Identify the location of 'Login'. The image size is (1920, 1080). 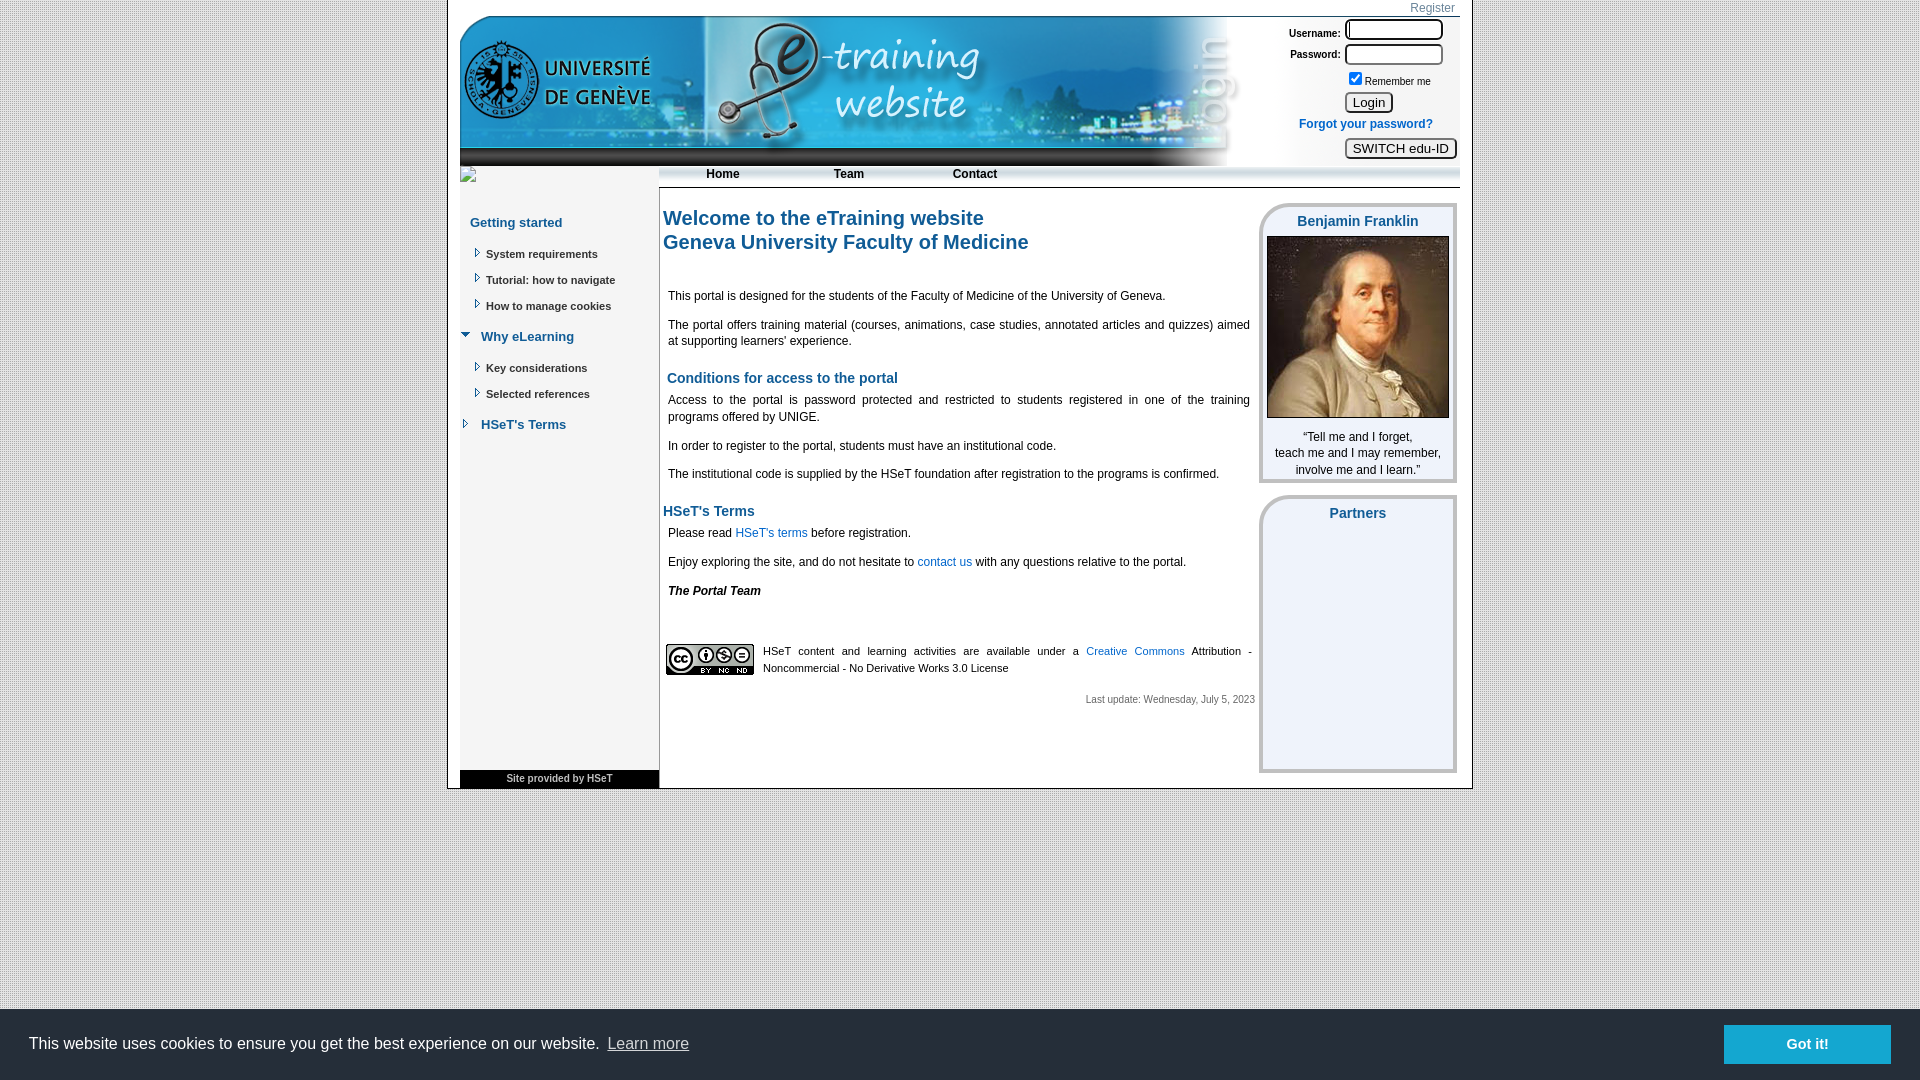
(1368, 102).